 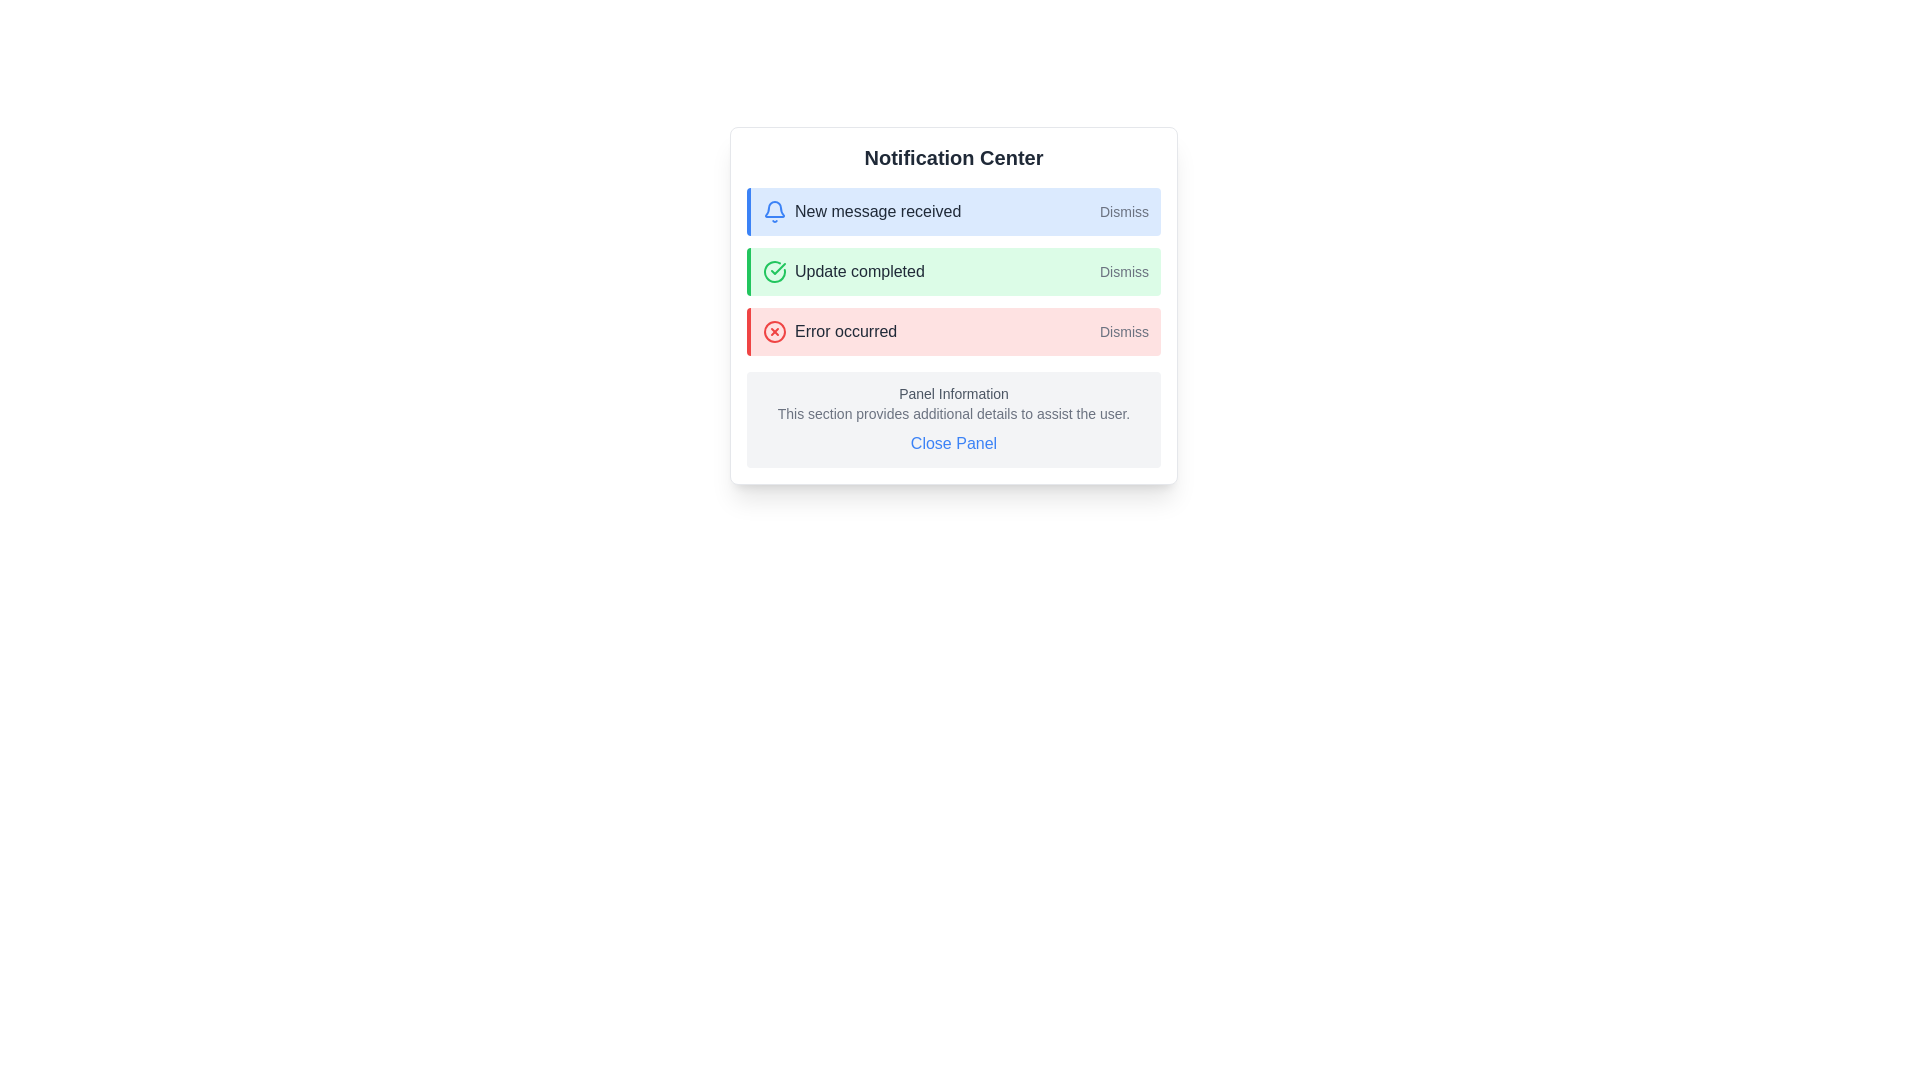 What do you see at coordinates (859, 272) in the screenshot?
I see `the text label displaying 'Update completed' in gray font, located centrally within the second notification card in the 'Notification Center' panel` at bounding box center [859, 272].